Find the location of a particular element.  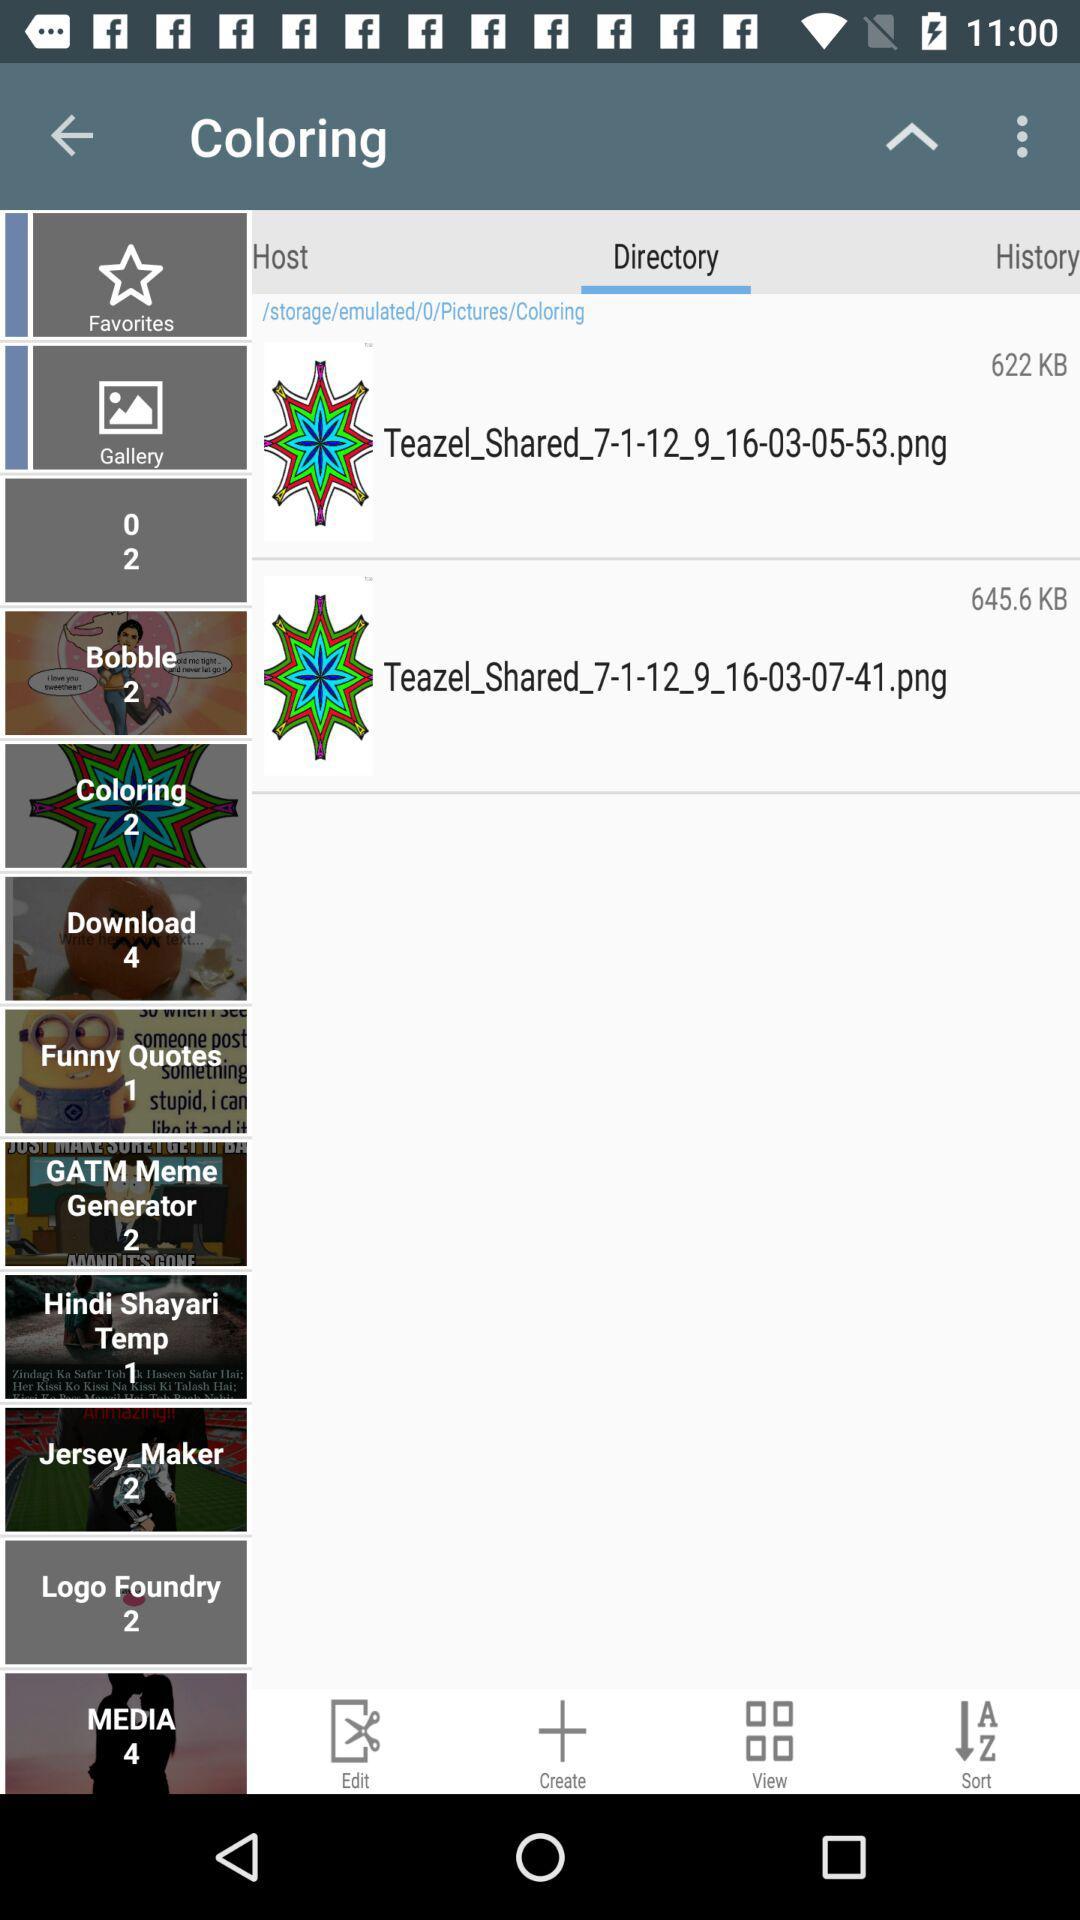

edit button is located at coordinates (354, 1740).